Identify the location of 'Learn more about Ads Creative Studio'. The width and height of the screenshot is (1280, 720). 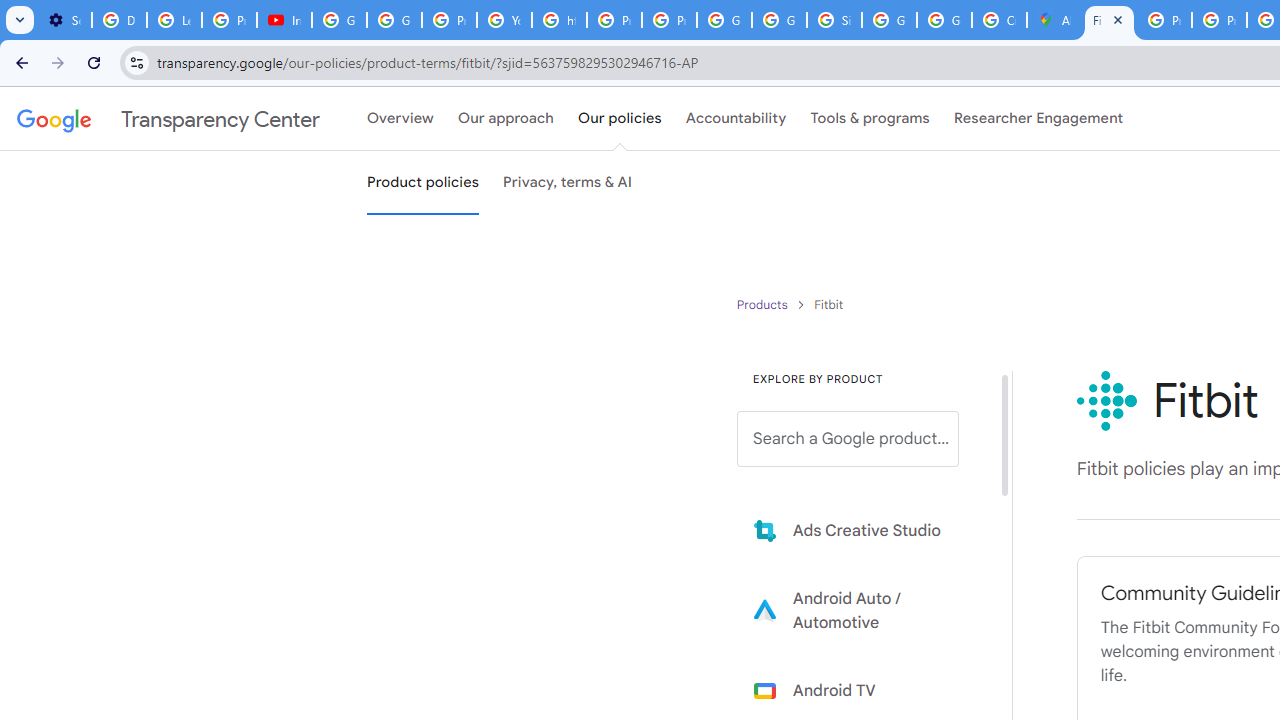
(862, 530).